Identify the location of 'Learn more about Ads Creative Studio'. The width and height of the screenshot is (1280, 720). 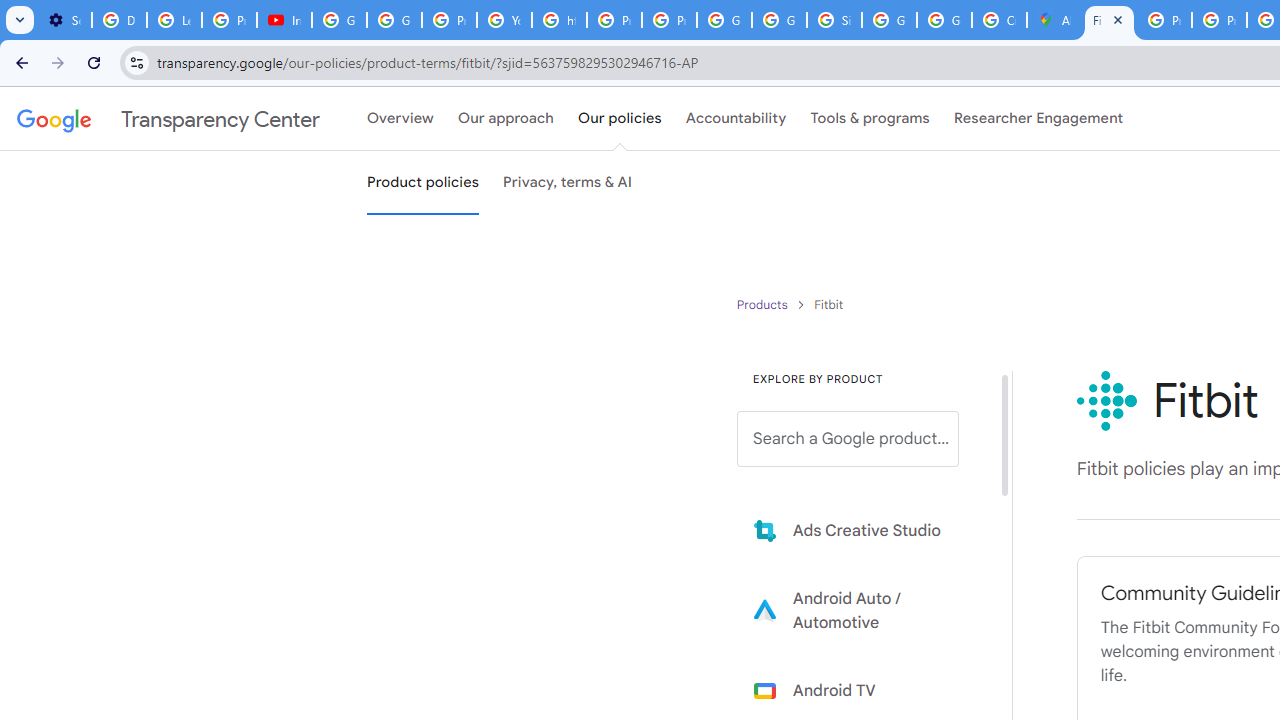
(862, 530).